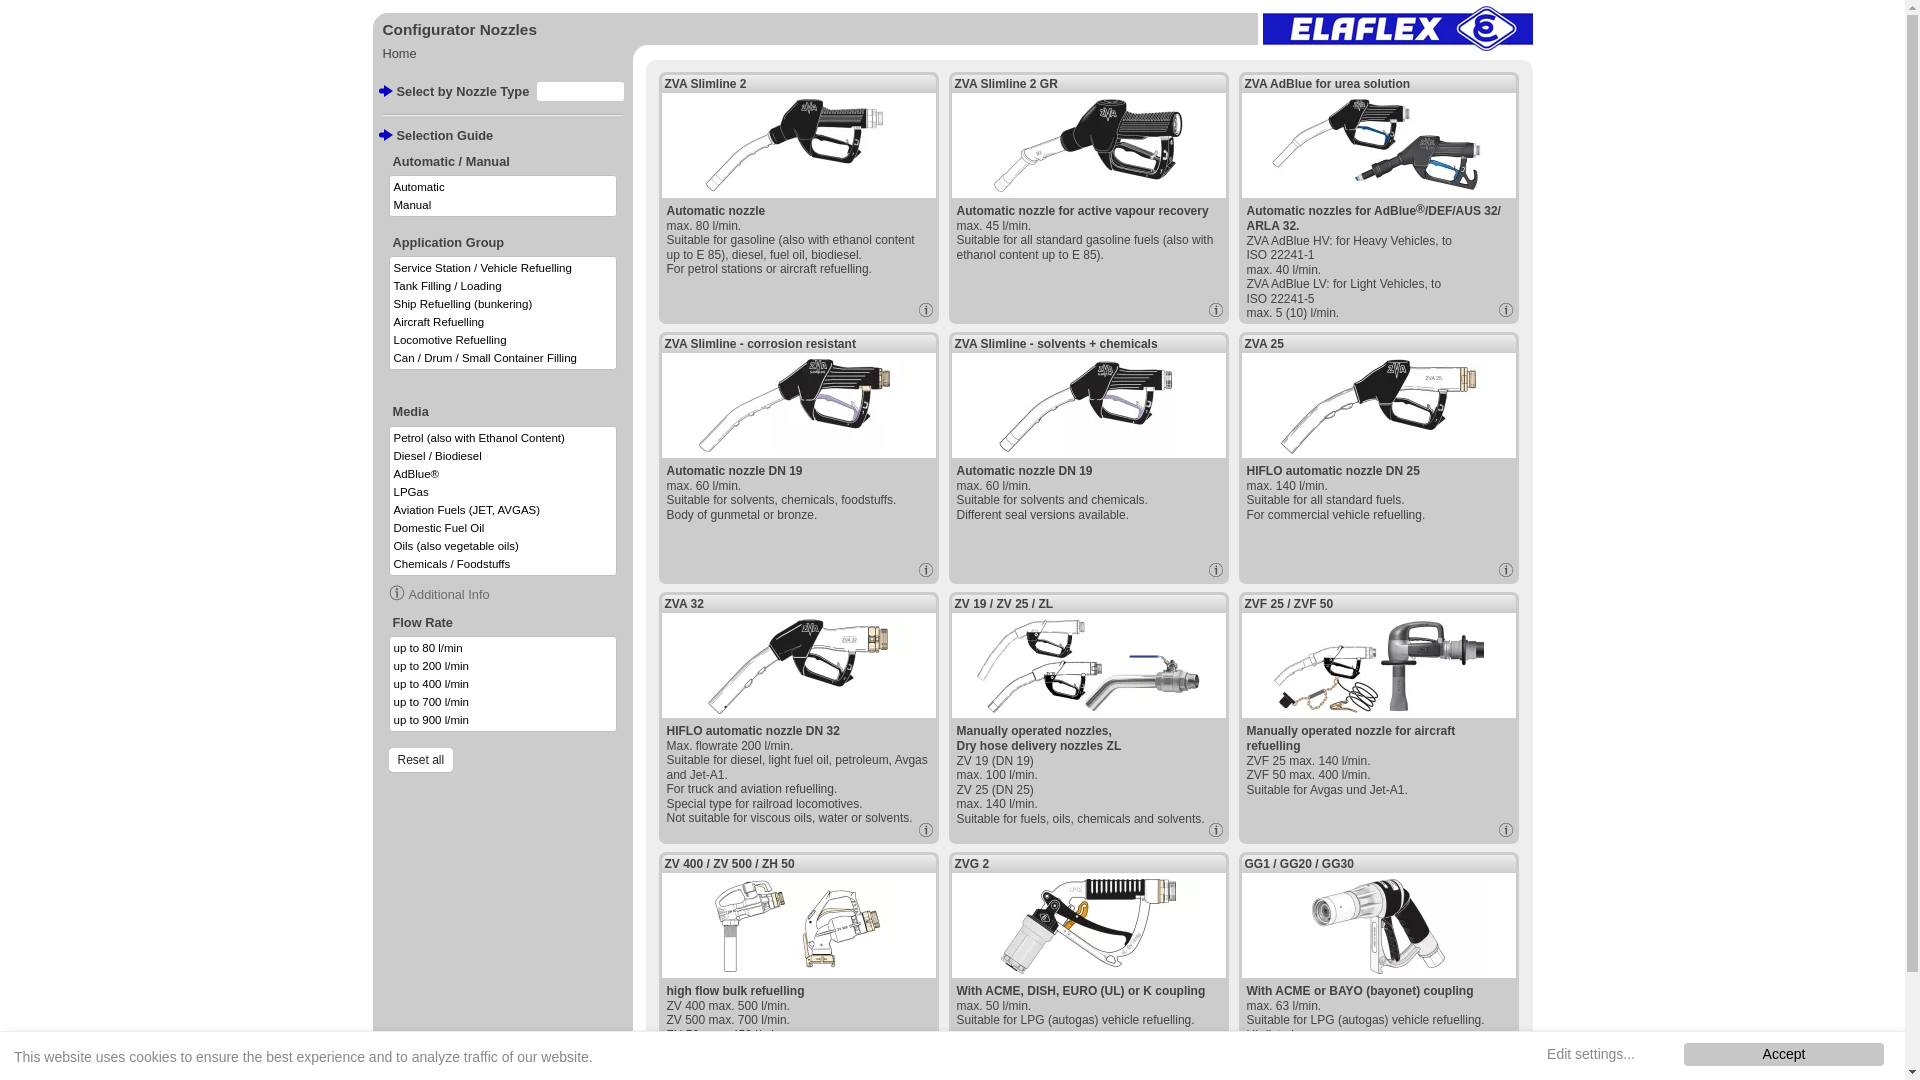  What do you see at coordinates (398, 52) in the screenshot?
I see `'Home'` at bounding box center [398, 52].